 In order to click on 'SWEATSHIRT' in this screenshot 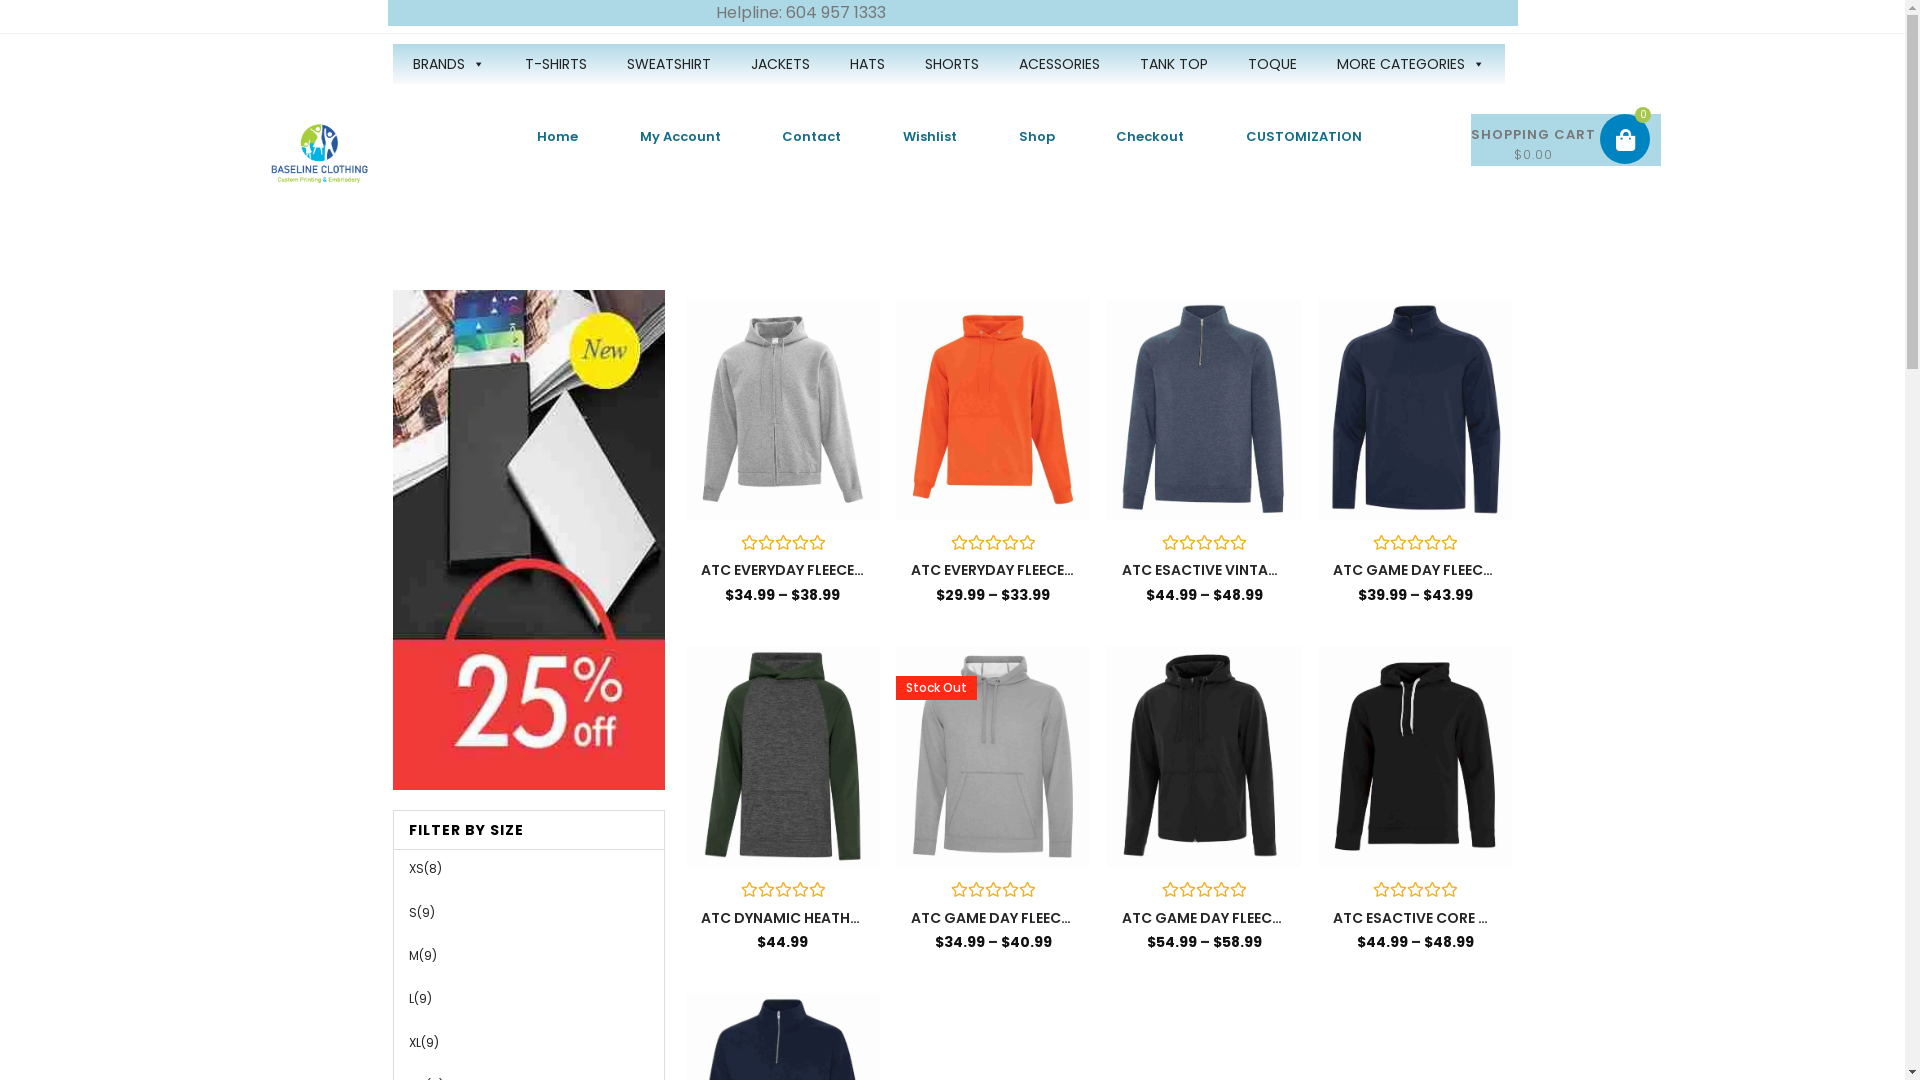, I will do `click(667, 63)`.